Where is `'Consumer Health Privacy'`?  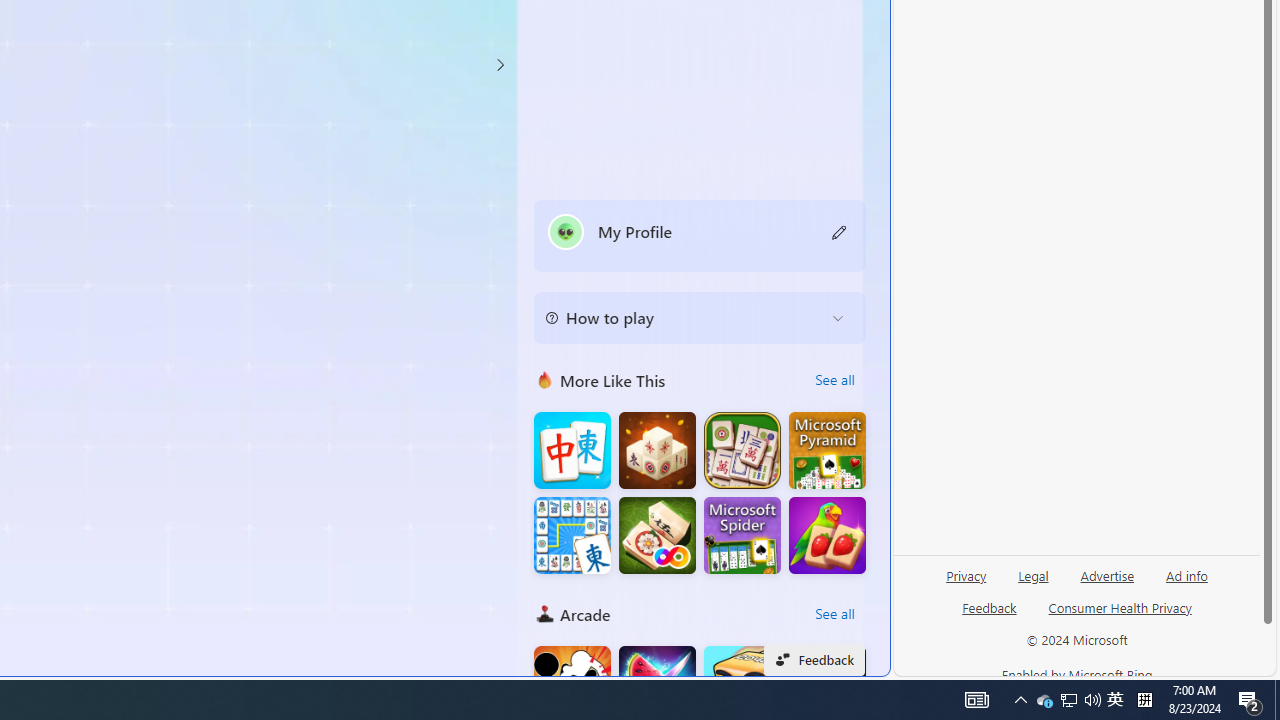
'Consumer Health Privacy' is located at coordinates (1120, 614).